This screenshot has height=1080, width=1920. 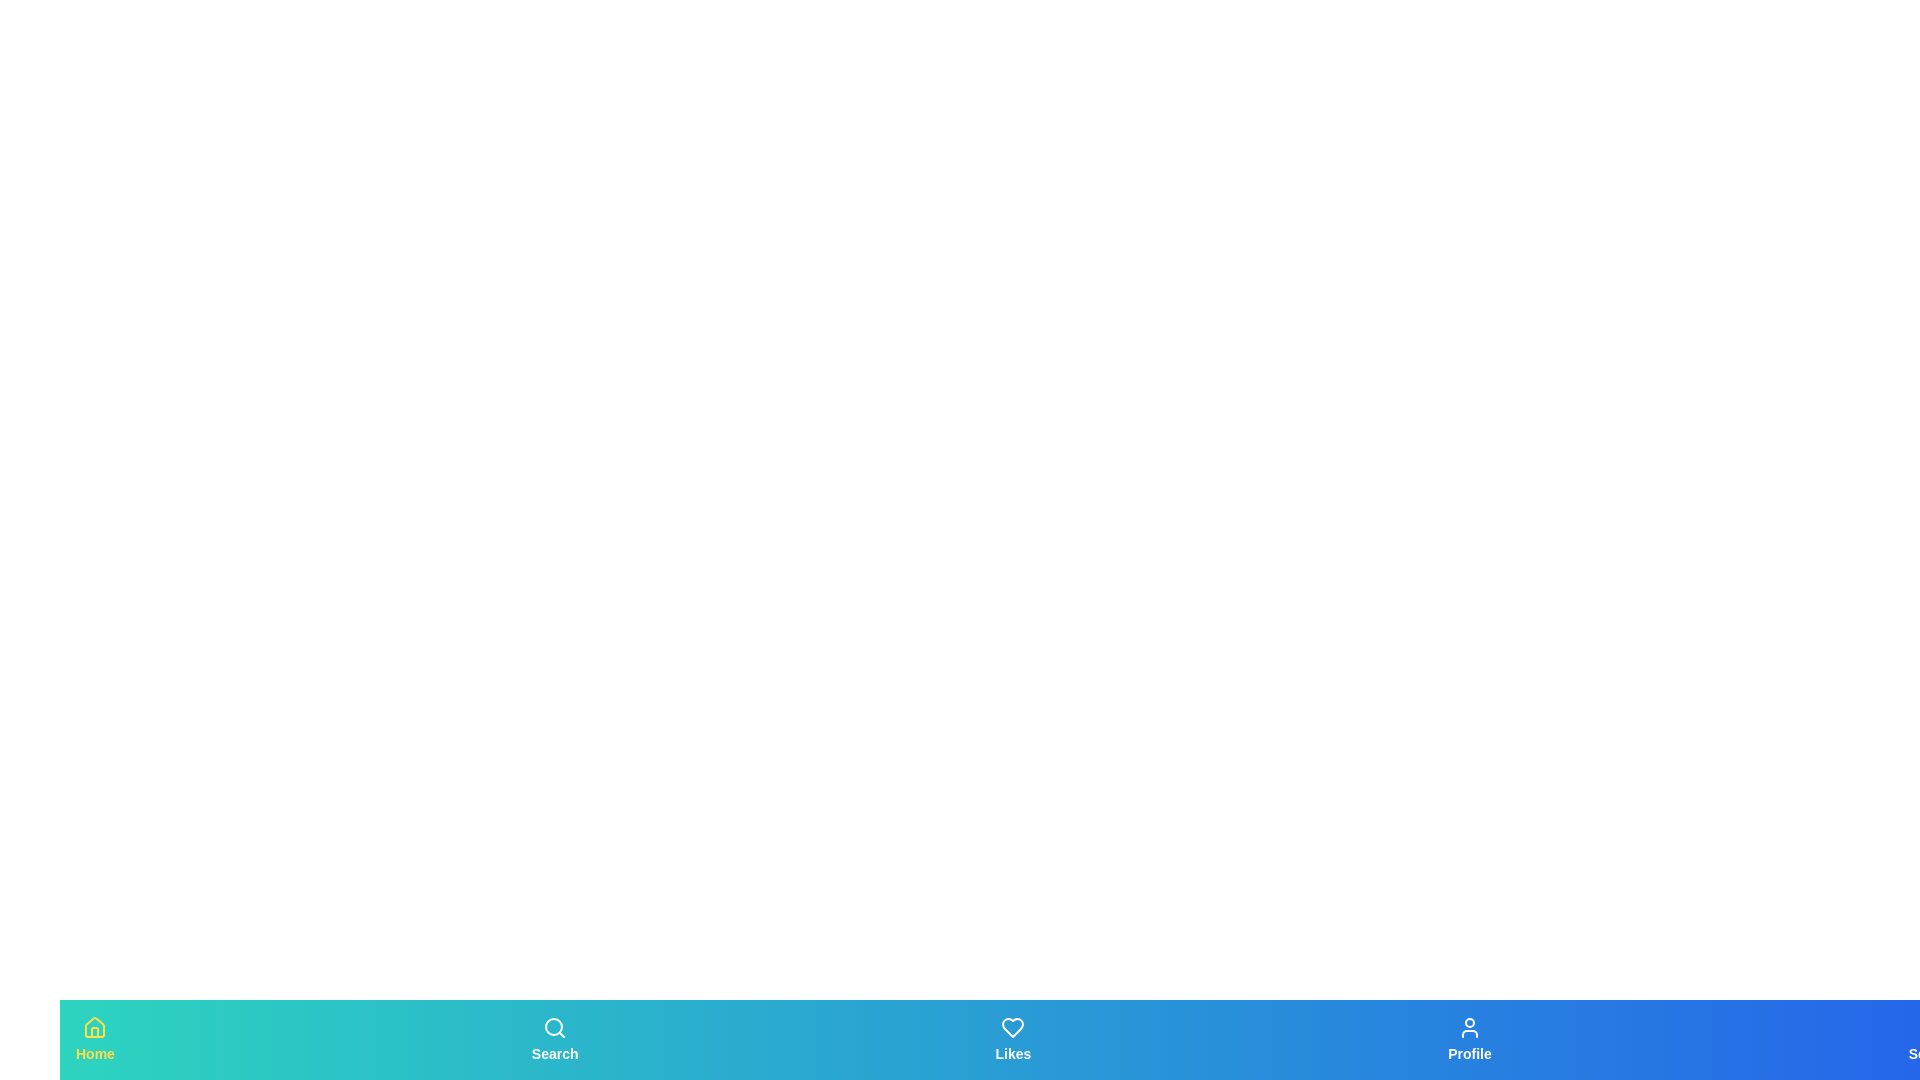 What do you see at coordinates (555, 1039) in the screenshot?
I see `the tab labeled Search to observe the scaling effect` at bounding box center [555, 1039].